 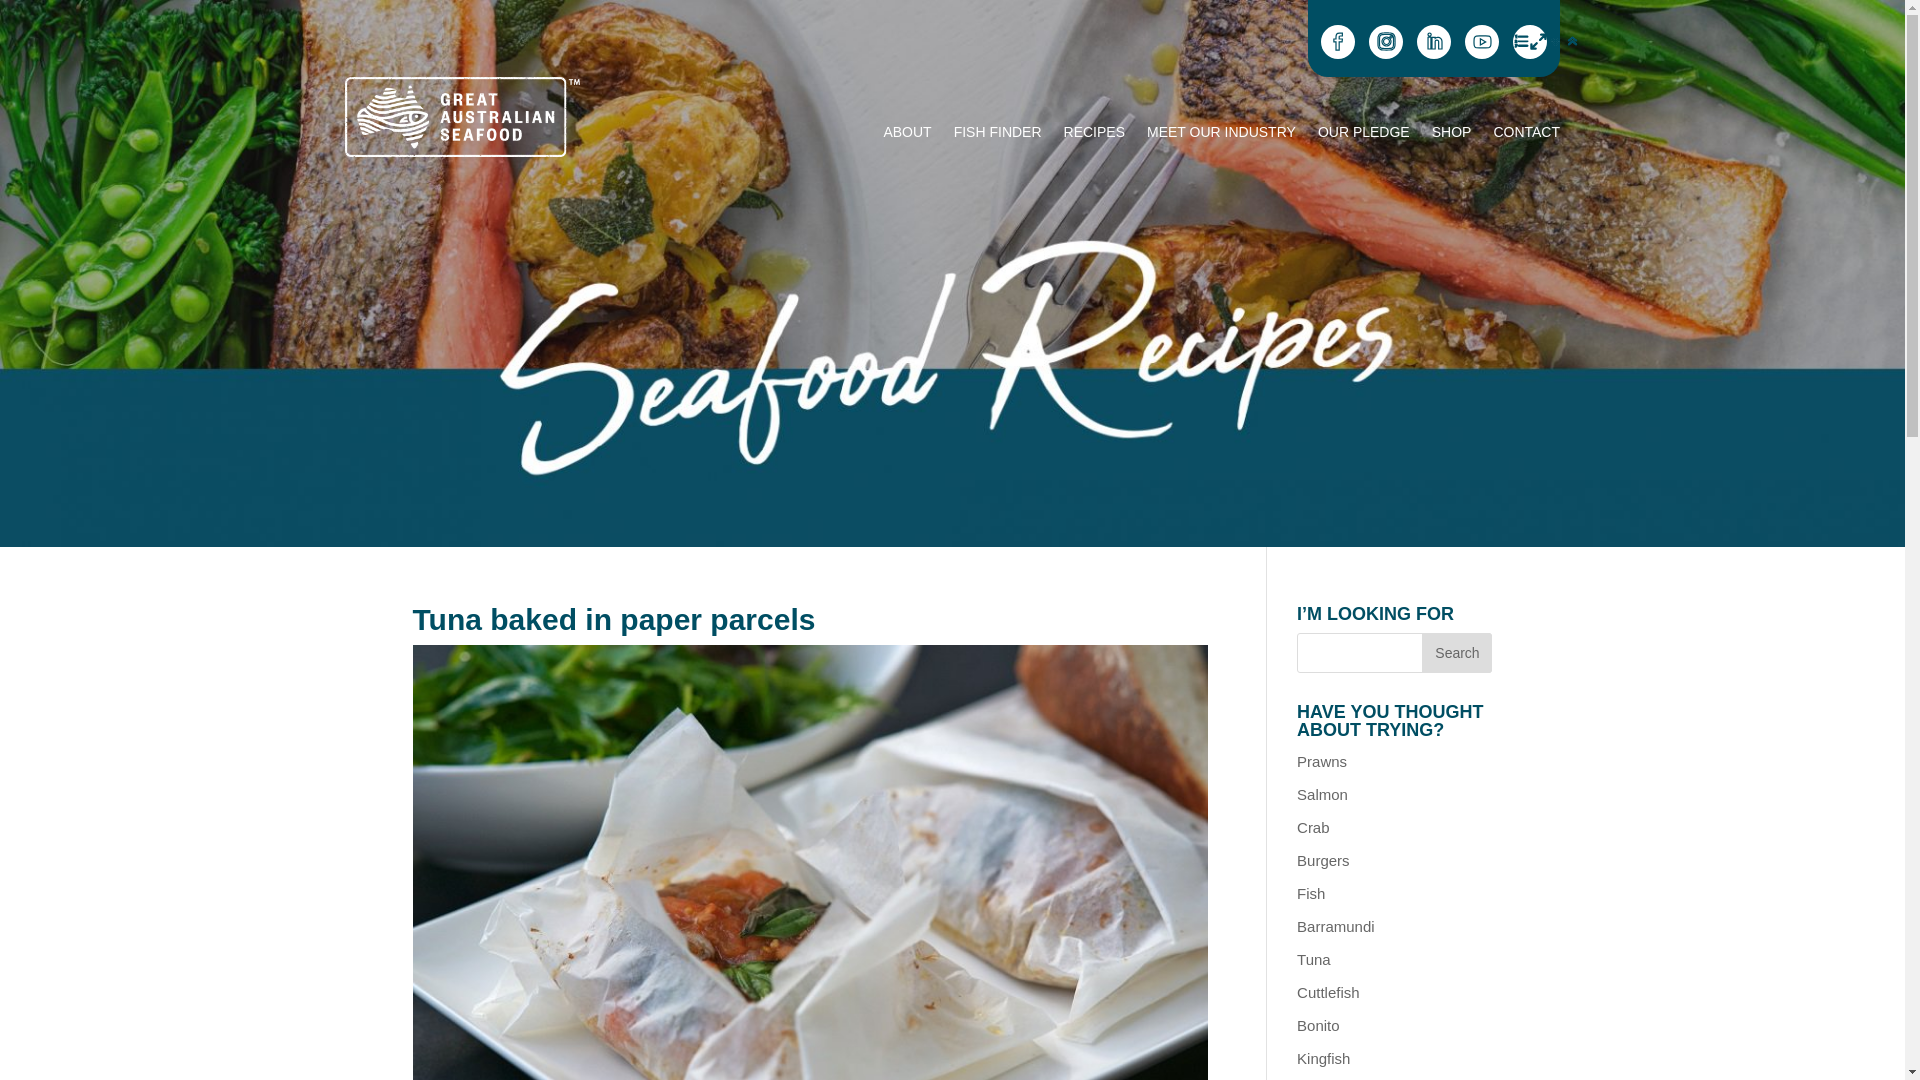 What do you see at coordinates (1328, 992) in the screenshot?
I see `'Cuttlefish'` at bounding box center [1328, 992].